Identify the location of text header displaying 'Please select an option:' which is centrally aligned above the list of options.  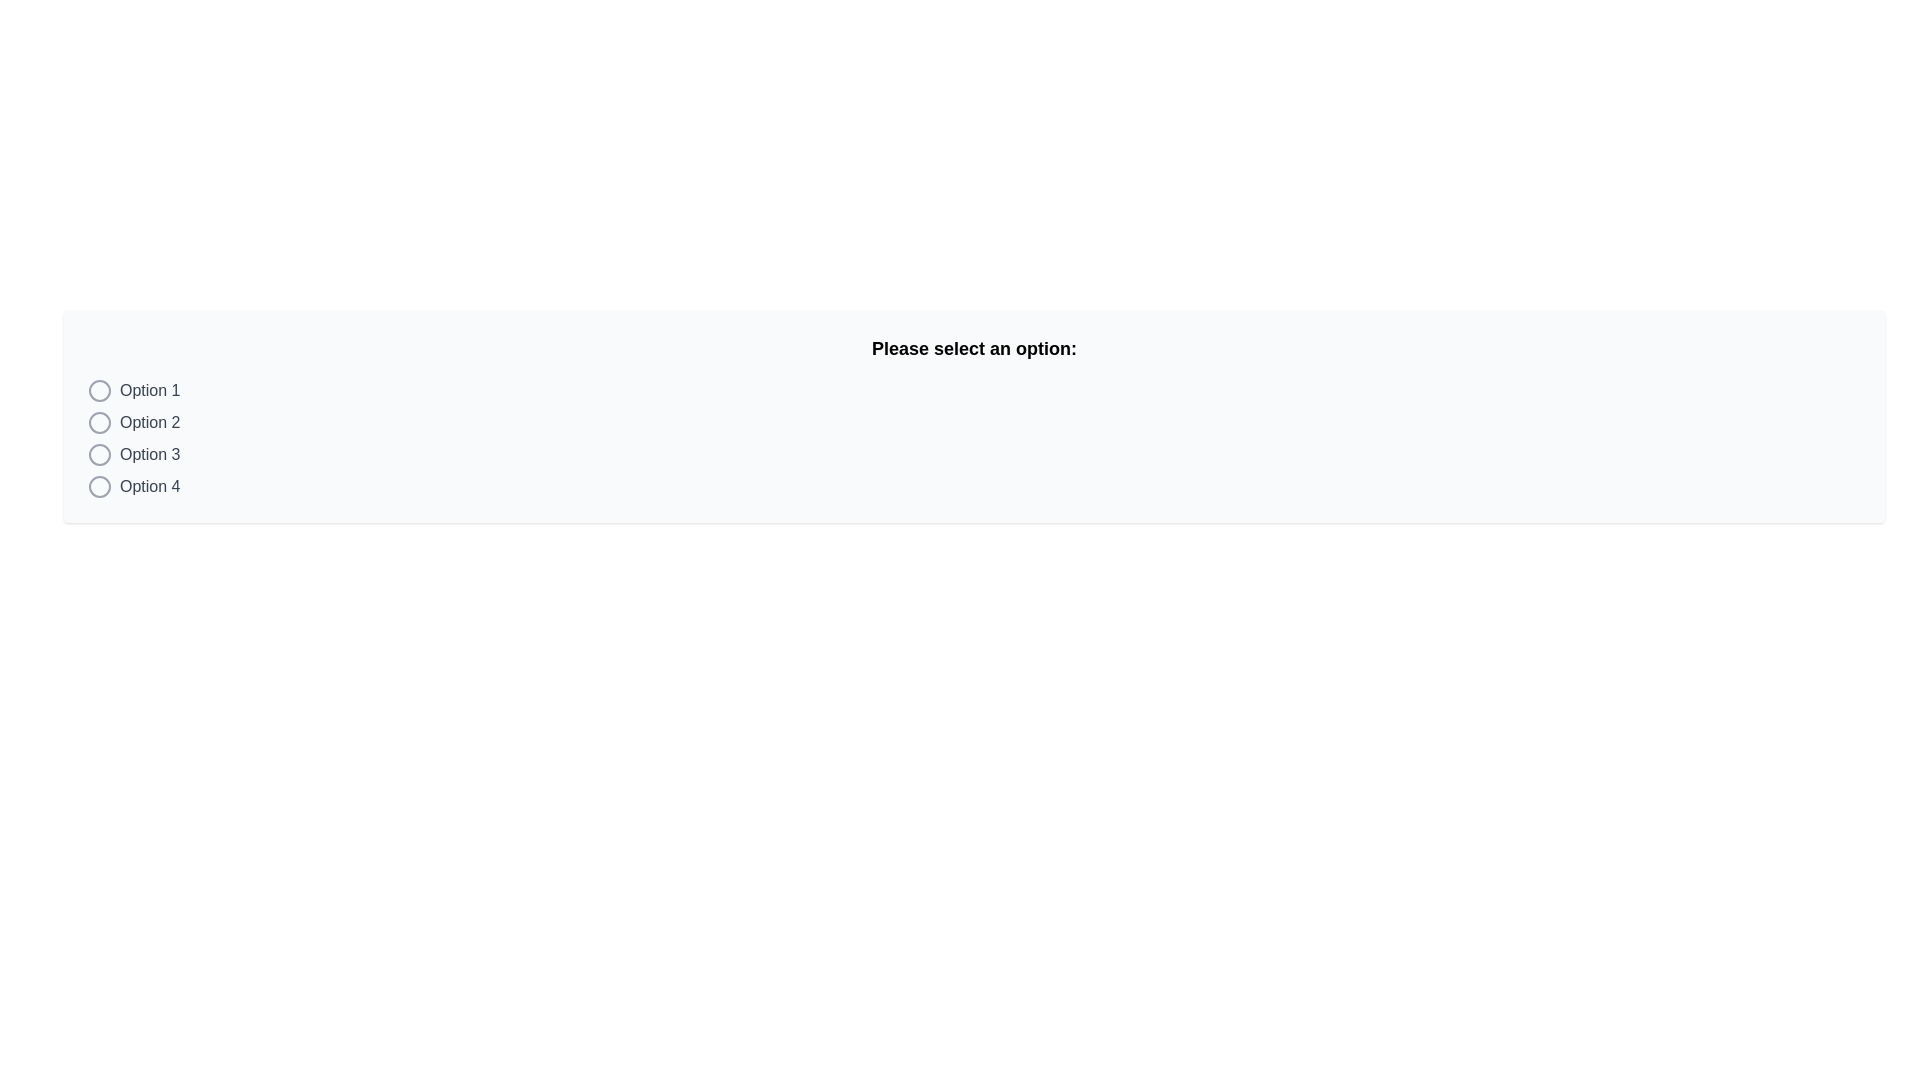
(974, 347).